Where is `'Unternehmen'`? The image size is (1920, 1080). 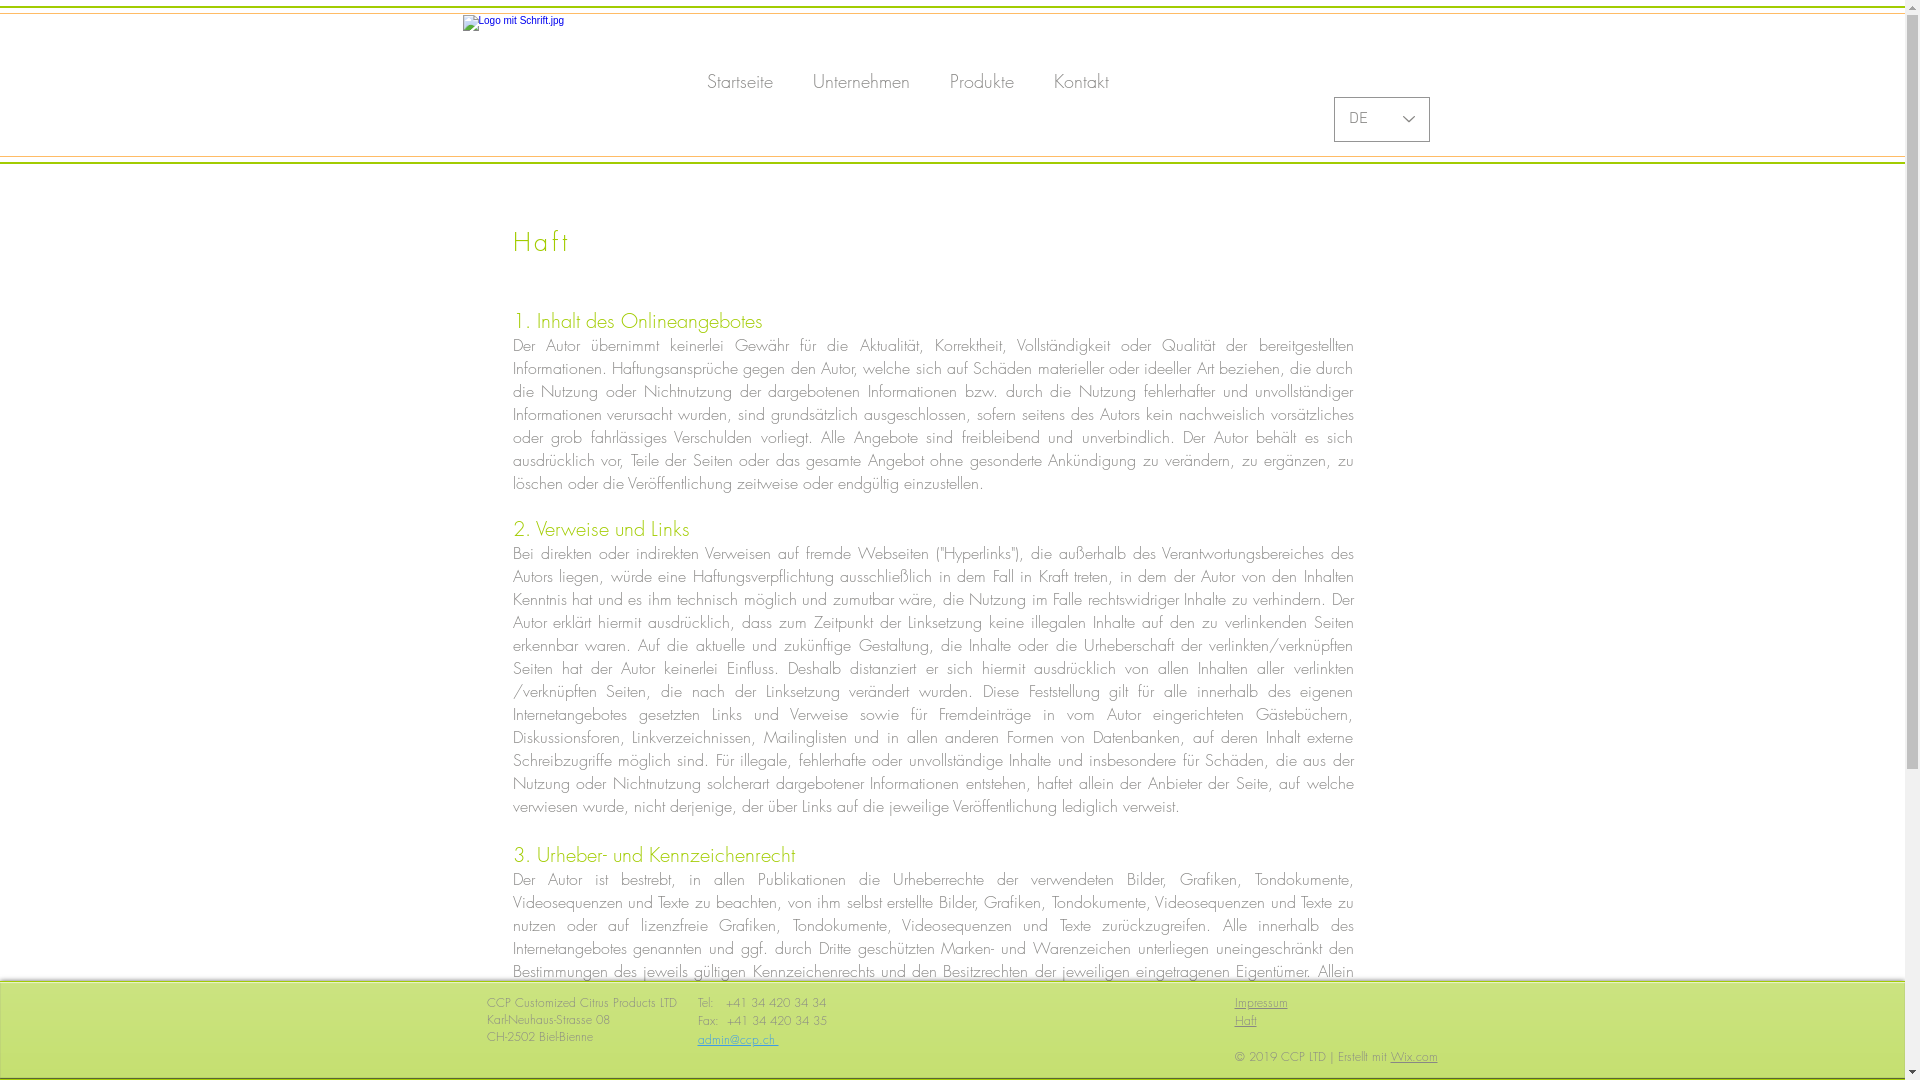
'Unternehmen' is located at coordinates (791, 80).